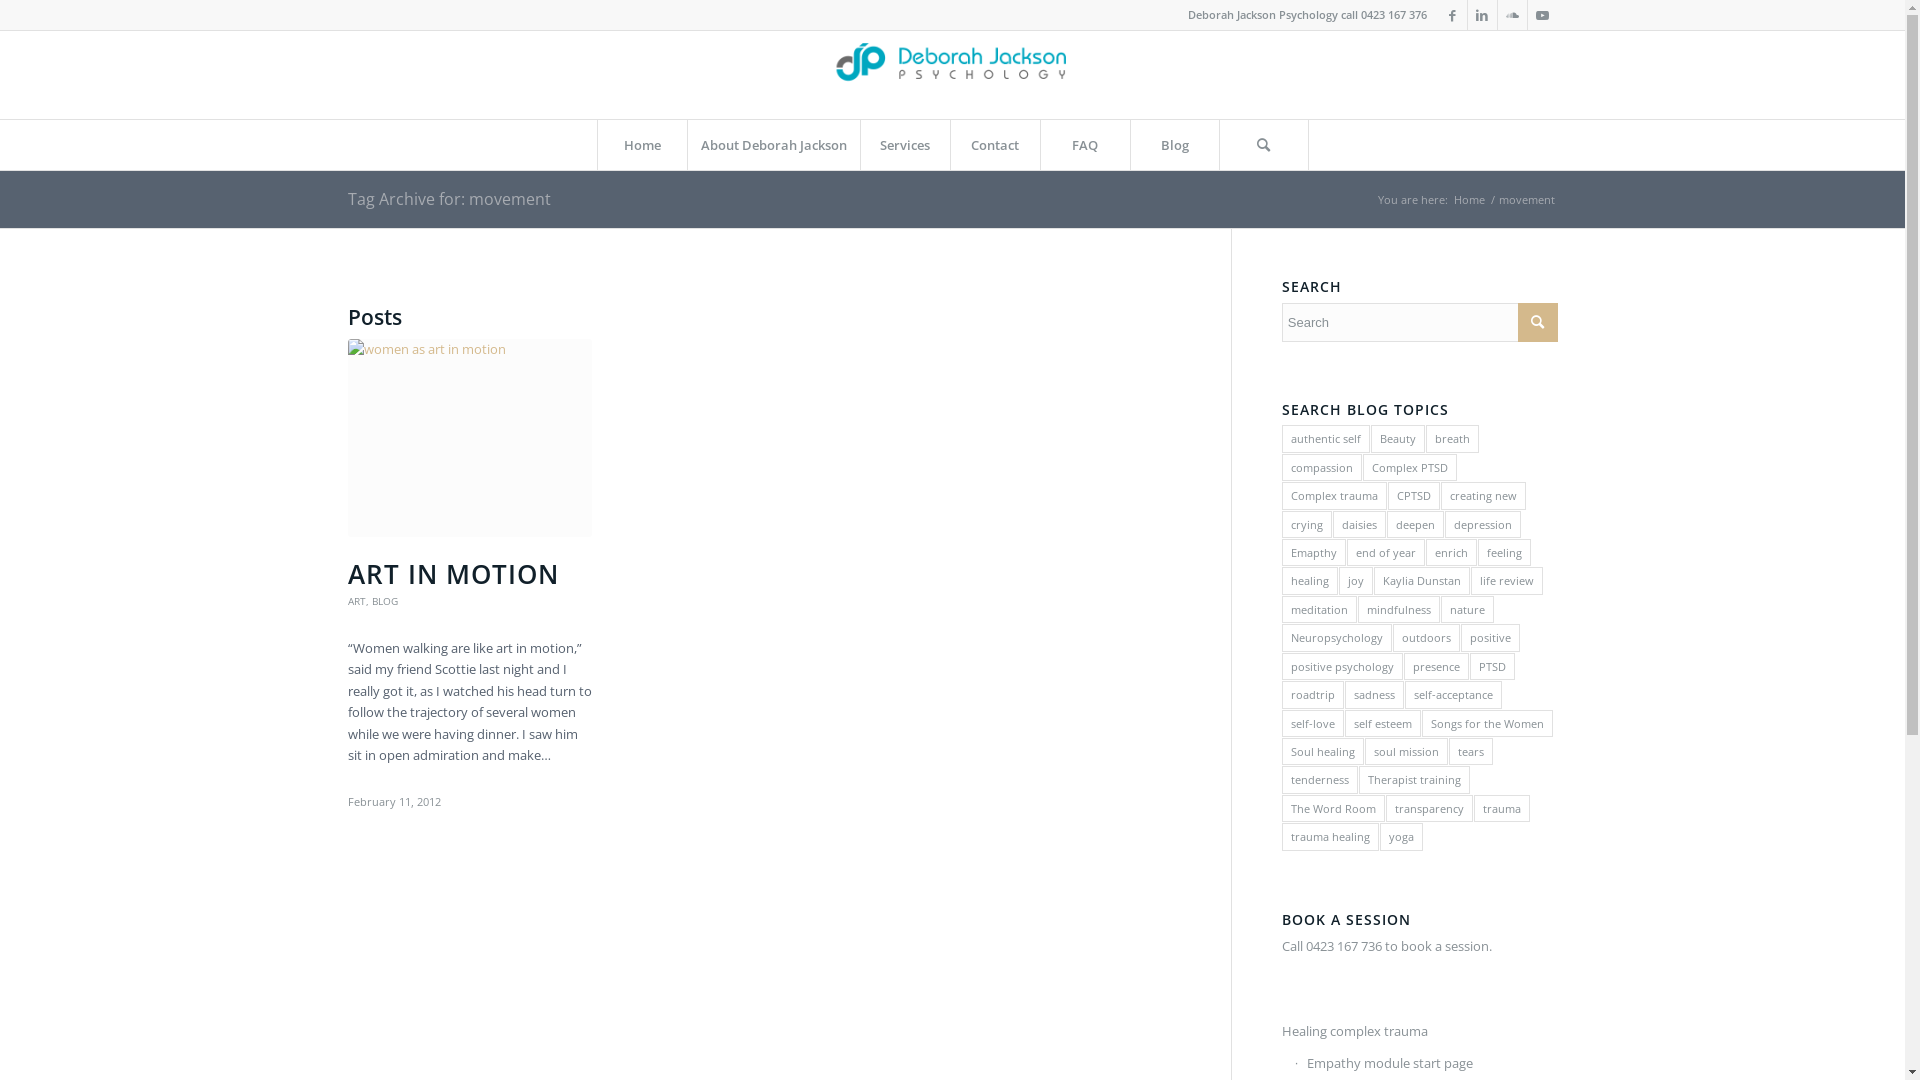 The image size is (1920, 1080). I want to click on 'trauma', so click(1502, 807).